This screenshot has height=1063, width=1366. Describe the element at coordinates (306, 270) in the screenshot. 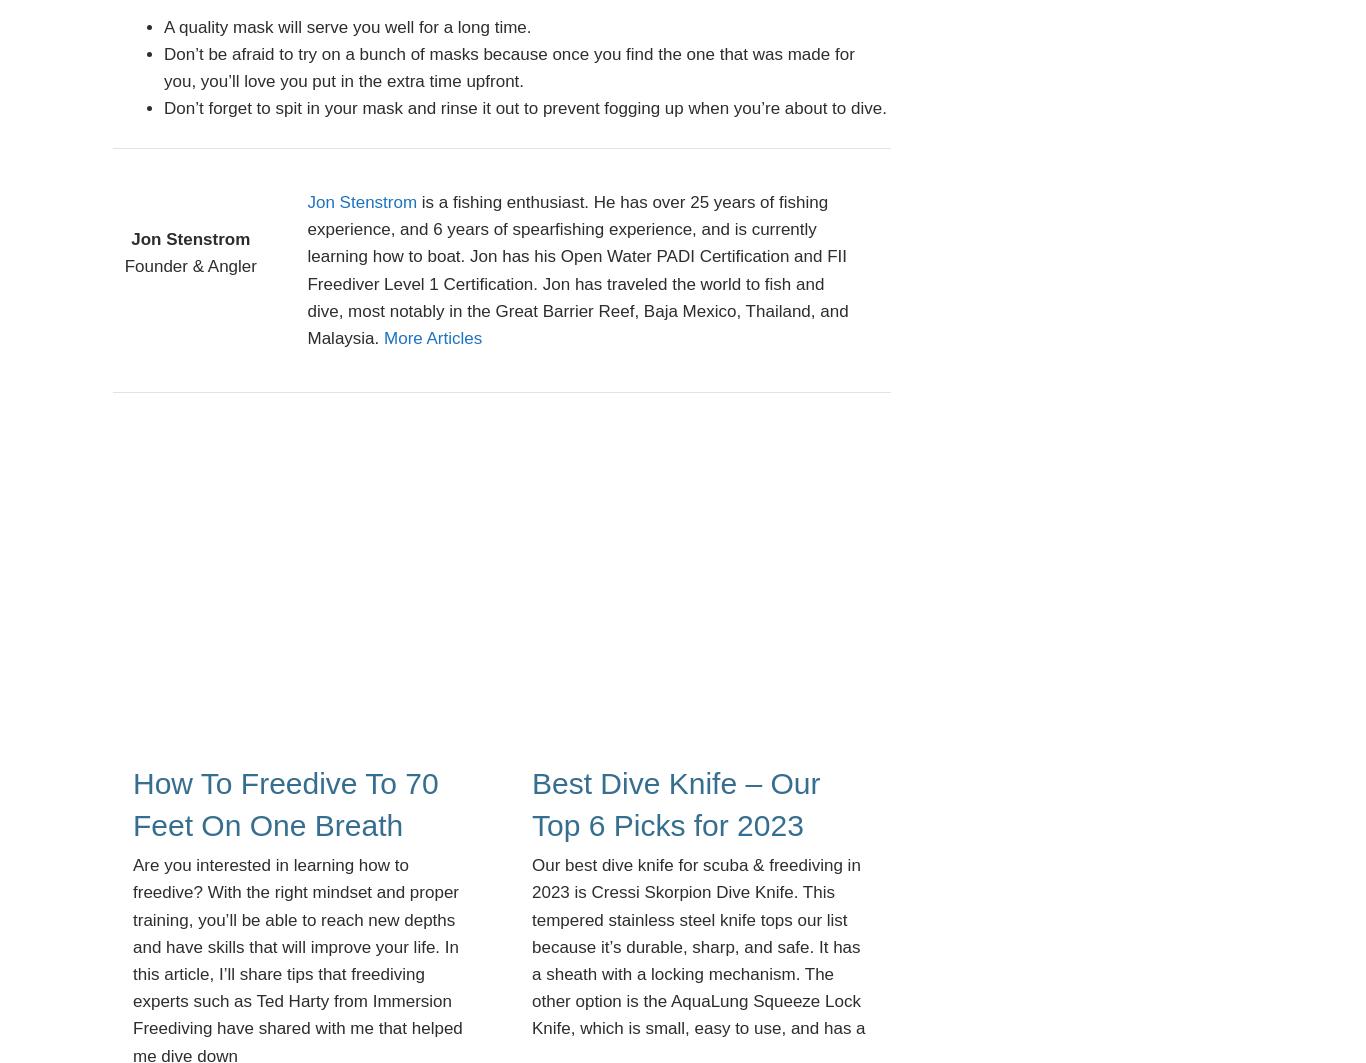

I see `'is a fishing enthusiast. He has over 25 years of fishing experience, and 6 years of spearfishing experience, and is currently learning how to boat. Jon has his Open Water PADI Certification and FII Freediver Level 1 Certification. Jon has traveled the world to fish and dive, most notably in the Great Barrier Reef, Baja Mexico, Thailand, and Malaysia.'` at that location.